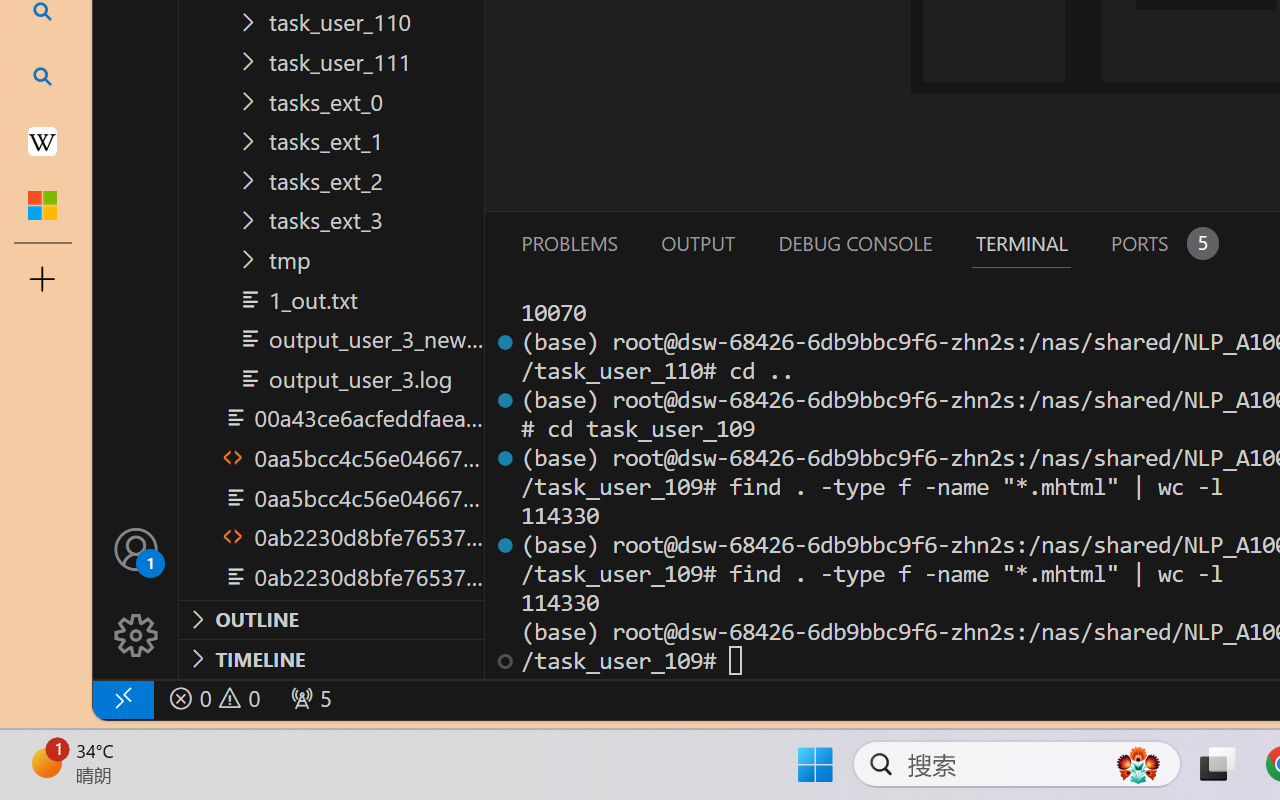 The image size is (1280, 800). What do you see at coordinates (308, 698) in the screenshot?
I see `'Forwarded Ports: 36301, 47065, 38781, 45817, 50331'` at bounding box center [308, 698].